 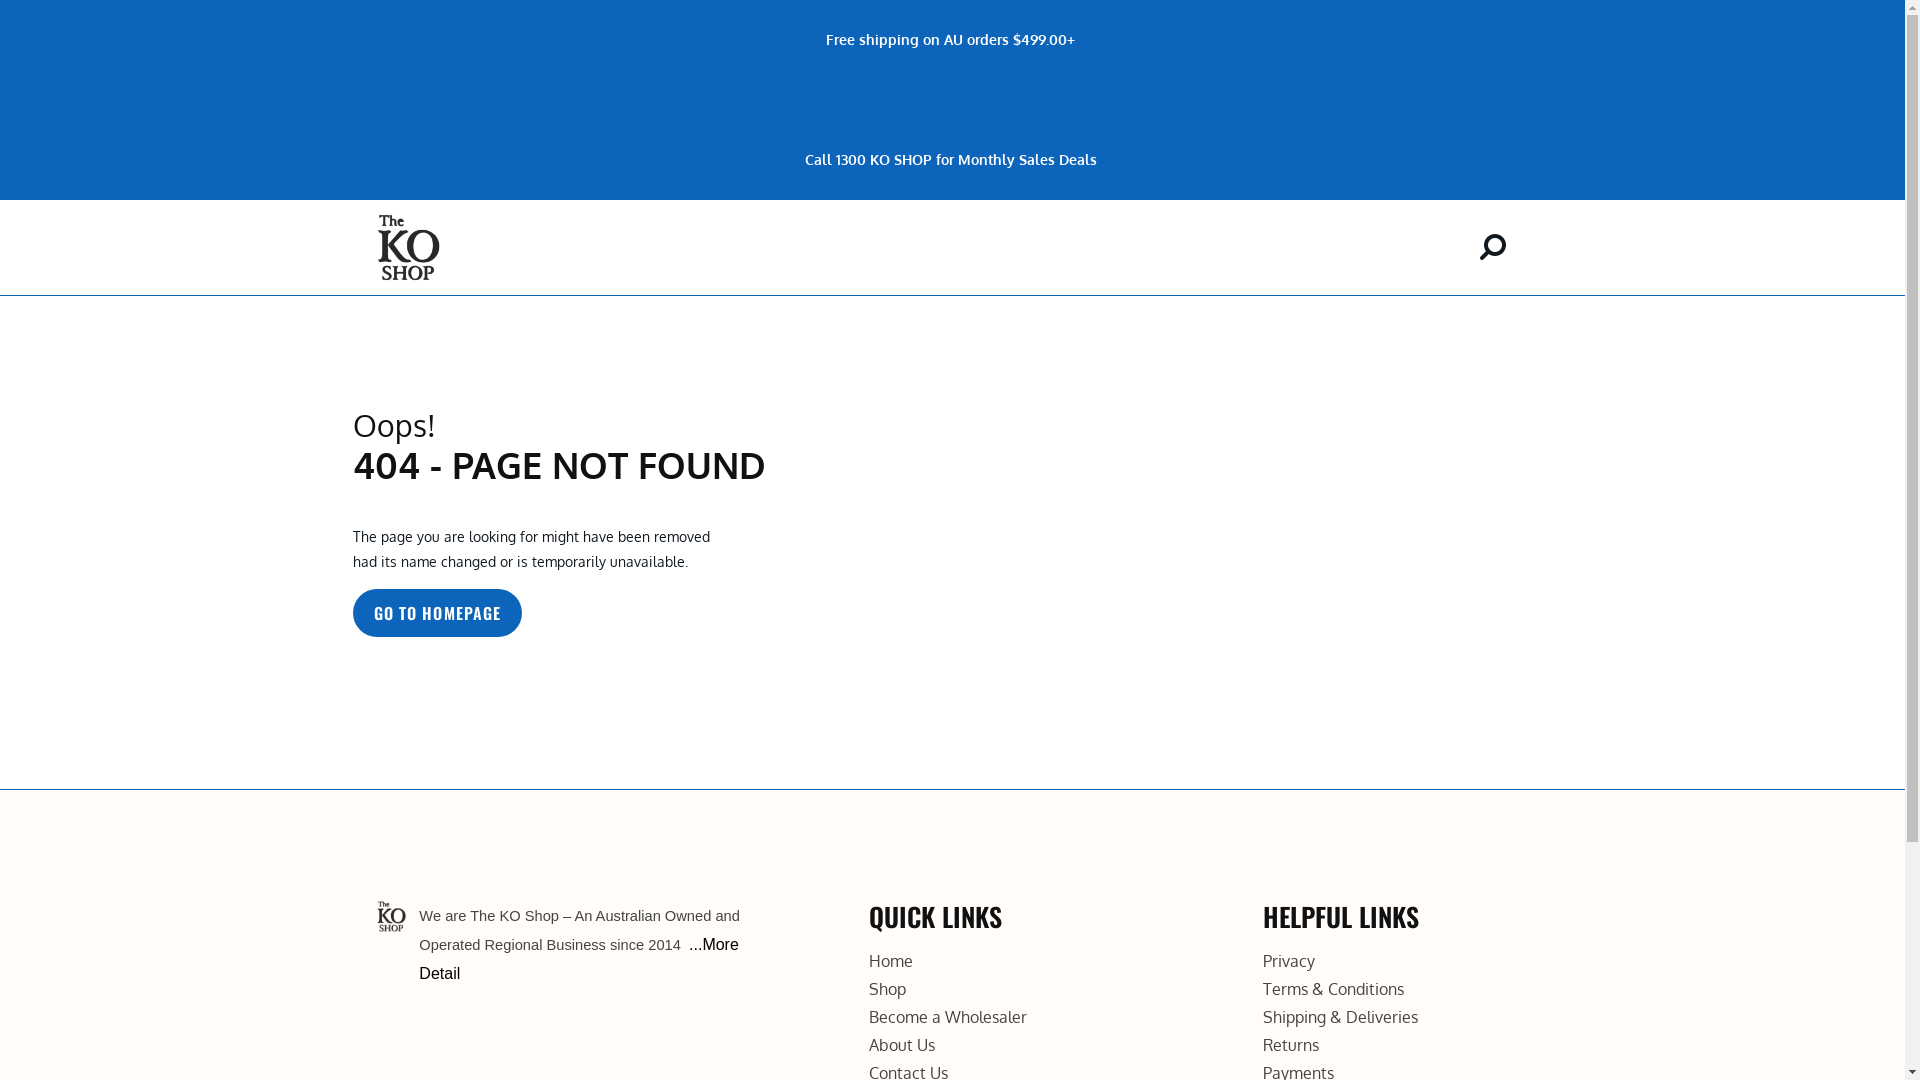 What do you see at coordinates (351, 612) in the screenshot?
I see `'GO TO HOMEPAGE'` at bounding box center [351, 612].